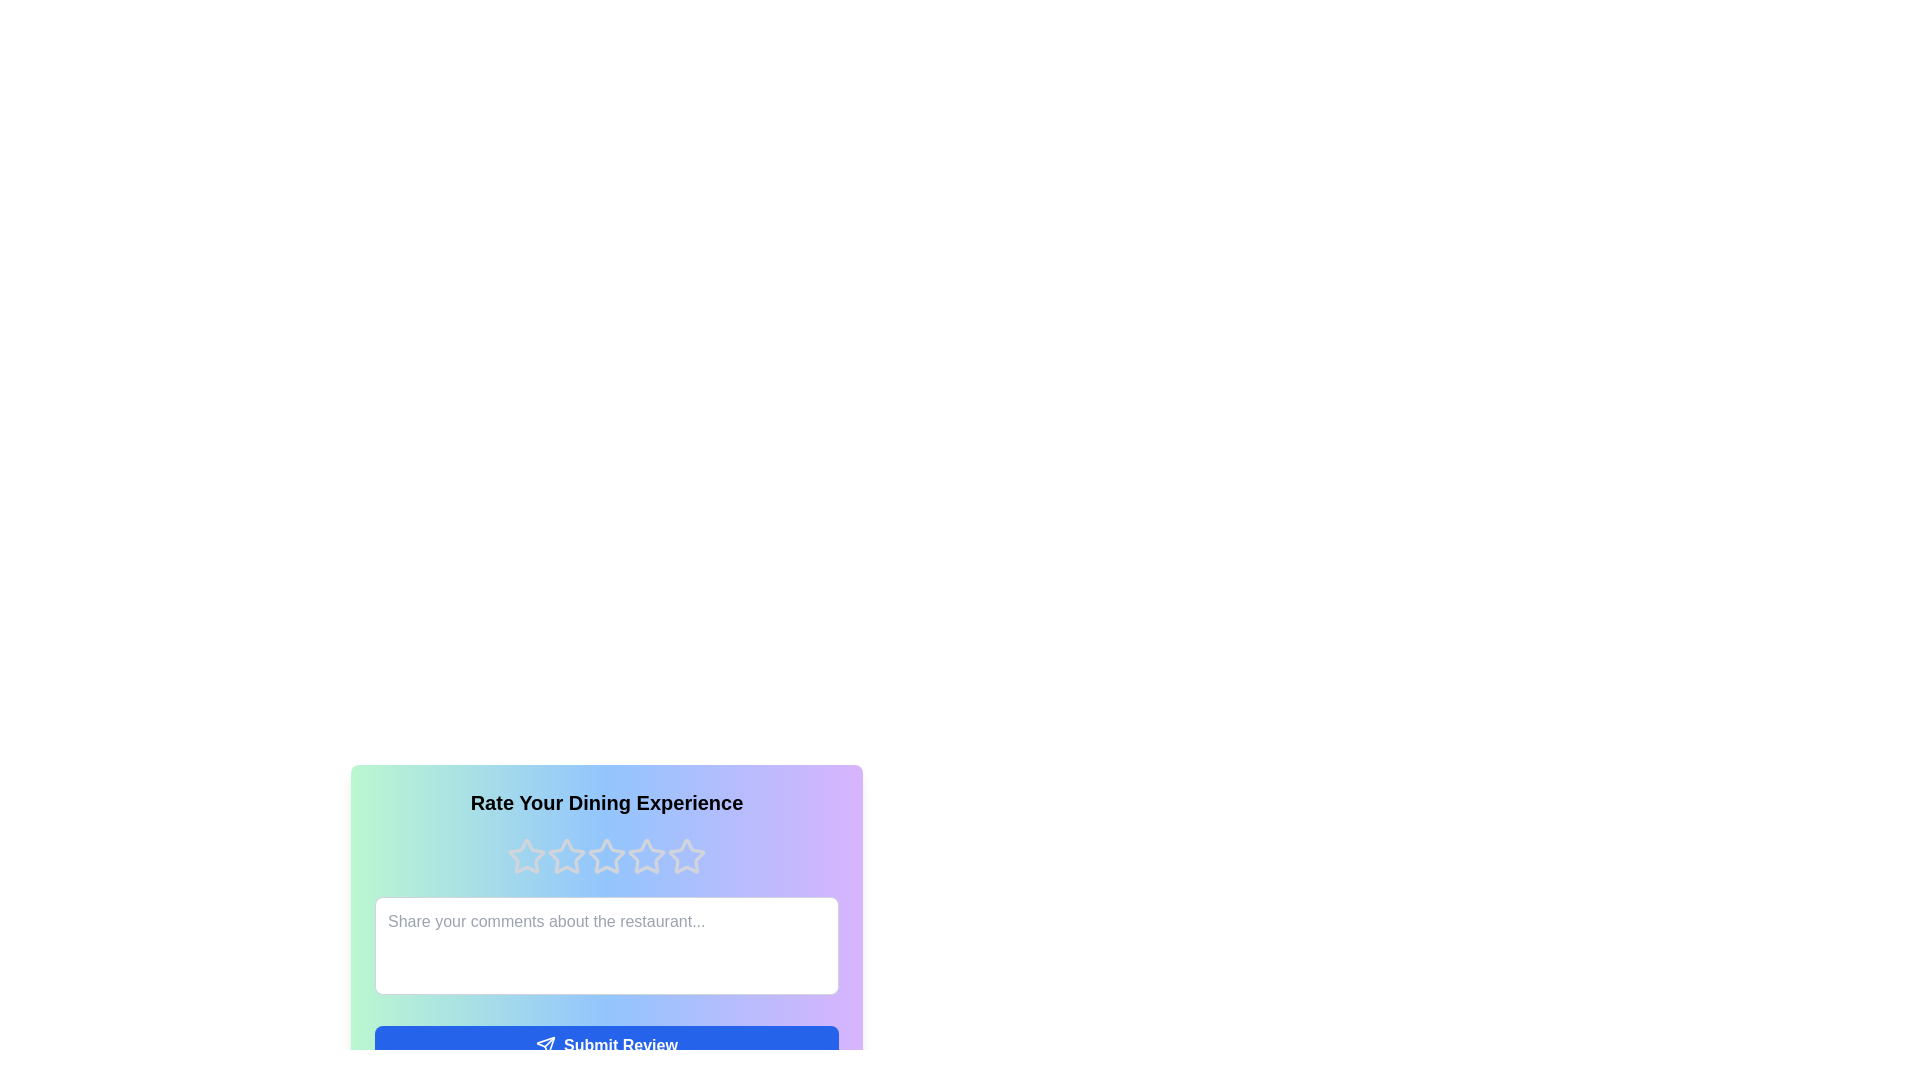 The width and height of the screenshot is (1920, 1080). I want to click on the 'Submit Review' button, which has a prominent blue background and a white paper plane icon, so click(605, 1044).